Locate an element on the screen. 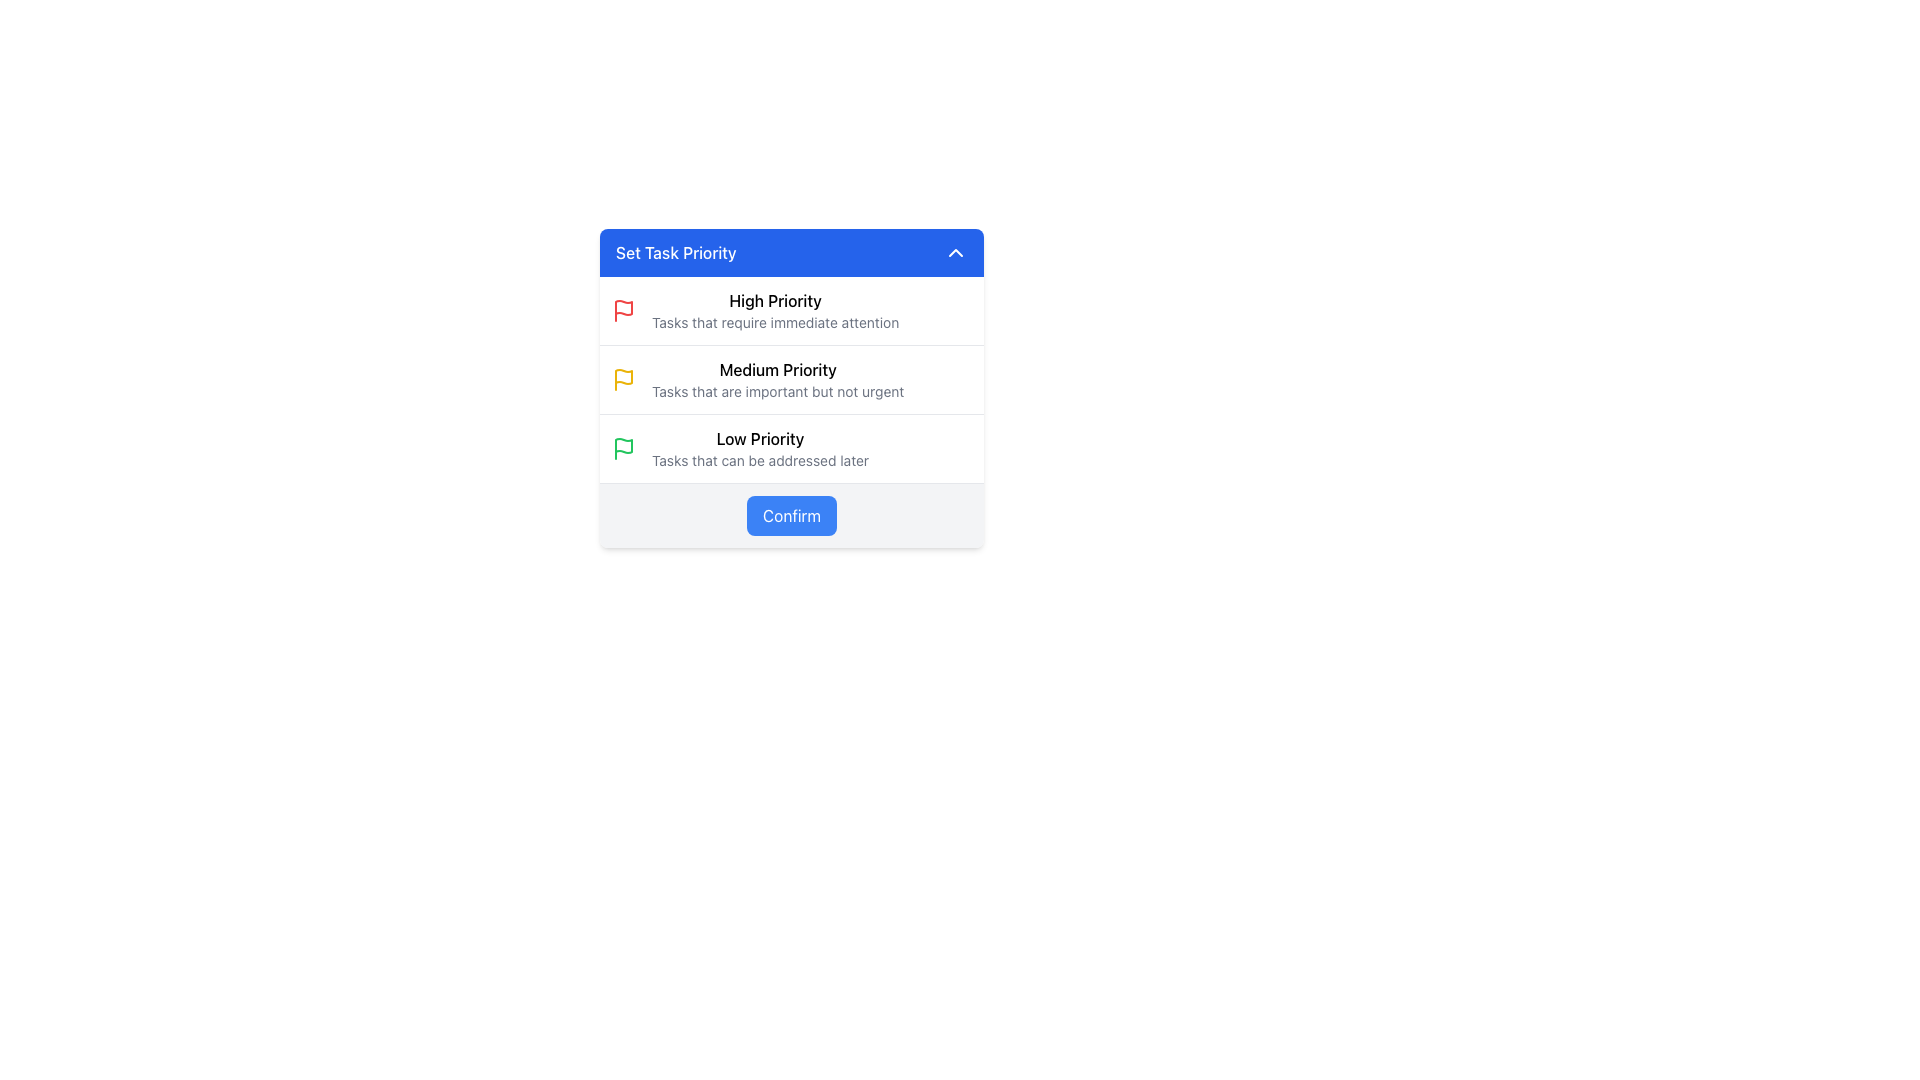 The height and width of the screenshot is (1080, 1920). text on the 'High Priority' label in the 'Set Task Priority' modal, which is the first item in the vertically stacked list and aligned with a red flag icon is located at coordinates (774, 311).